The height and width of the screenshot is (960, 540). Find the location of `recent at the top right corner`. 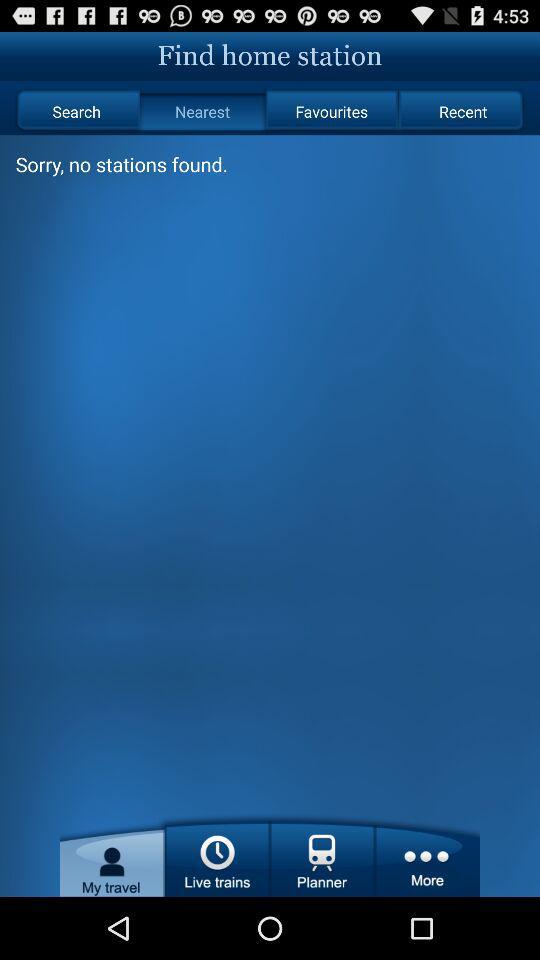

recent at the top right corner is located at coordinates (463, 111).